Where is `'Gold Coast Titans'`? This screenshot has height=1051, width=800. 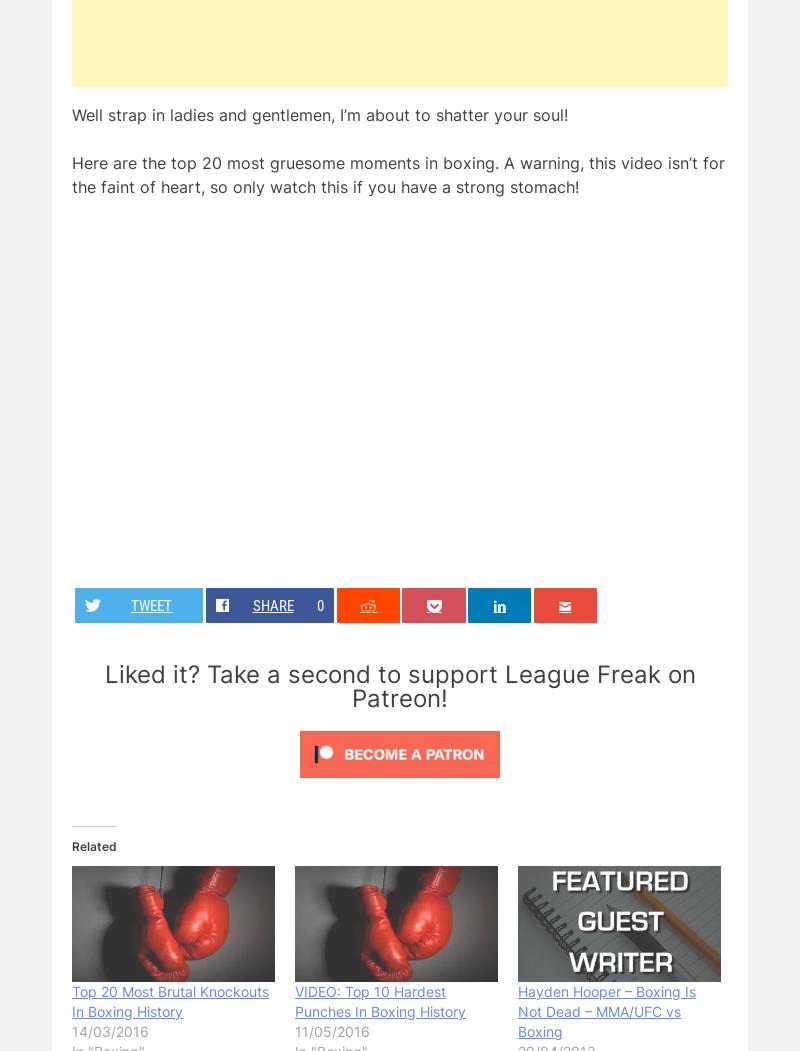 'Gold Coast Titans' is located at coordinates (141, 288).